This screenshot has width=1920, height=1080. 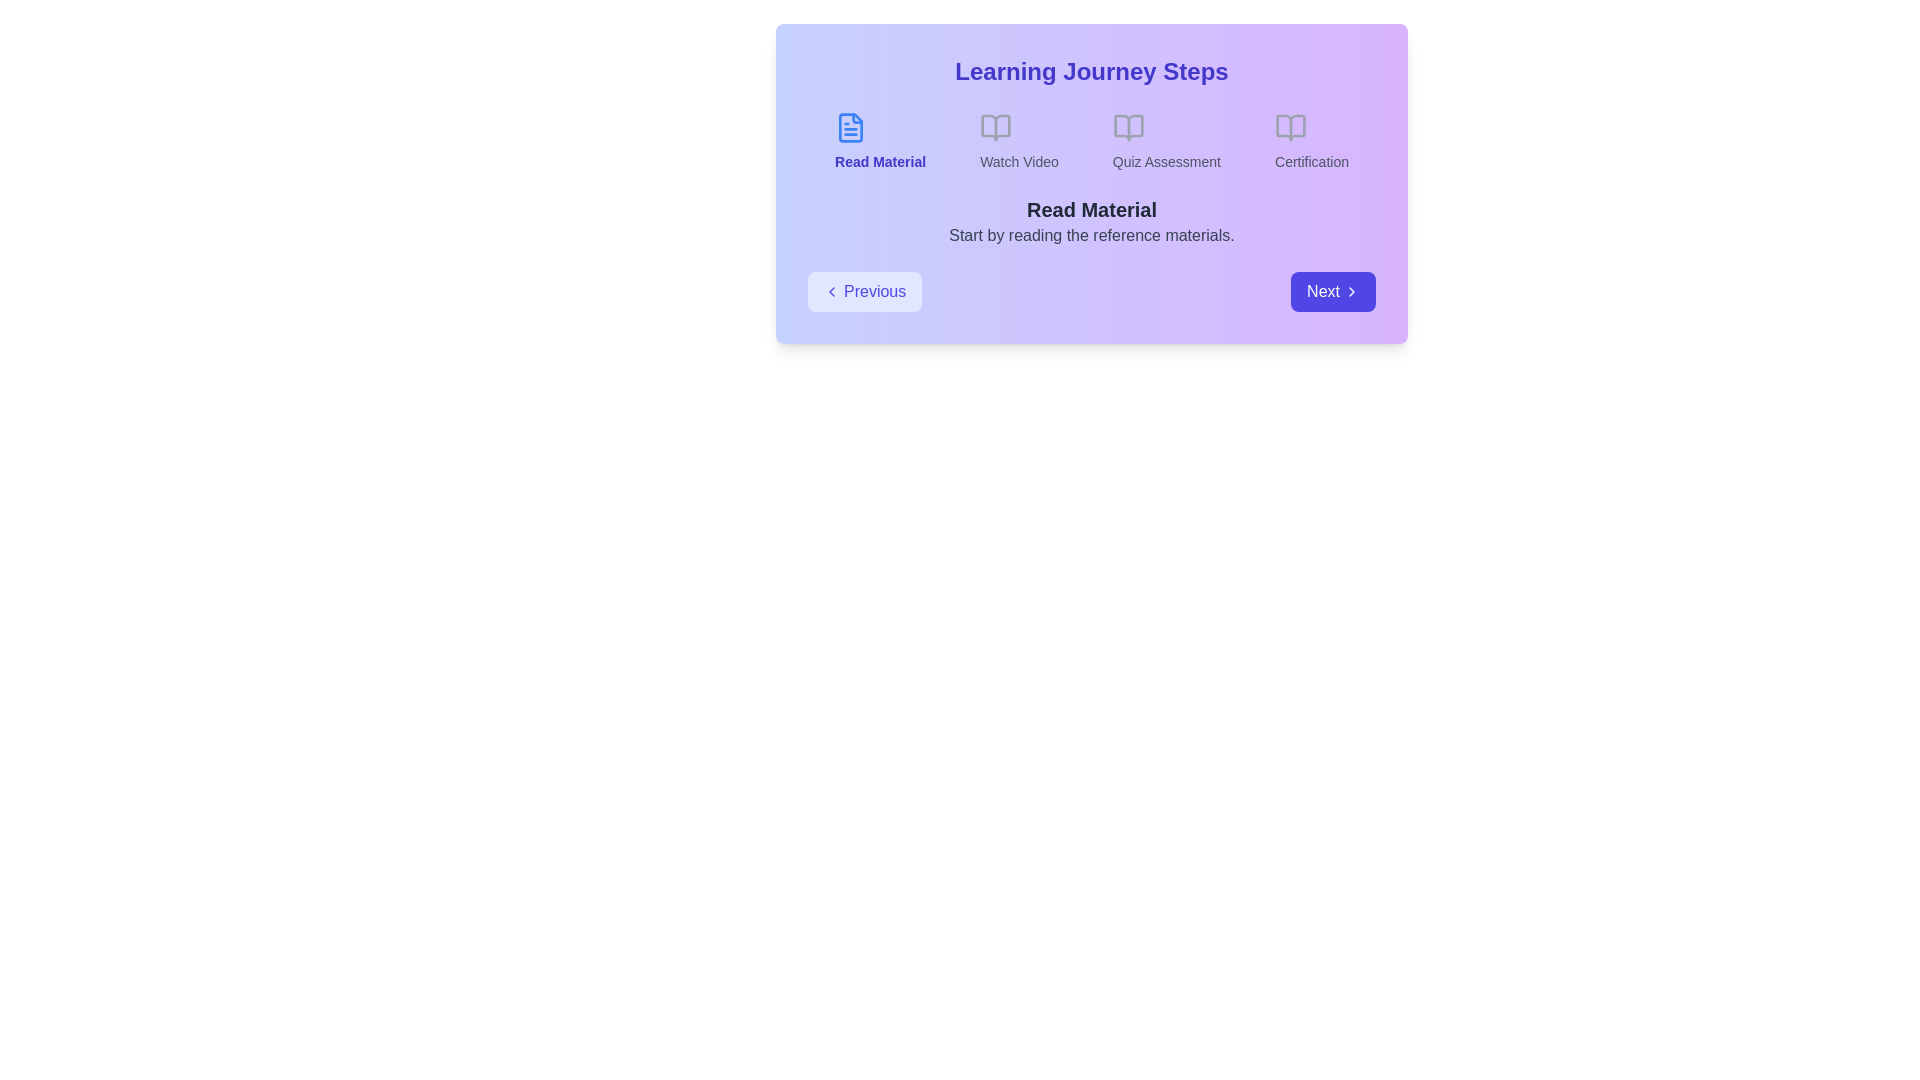 What do you see at coordinates (1291, 127) in the screenshot?
I see `the 'Certification' icon in the top-right quadrant of the interface to associate it with the step's descriptive text` at bounding box center [1291, 127].